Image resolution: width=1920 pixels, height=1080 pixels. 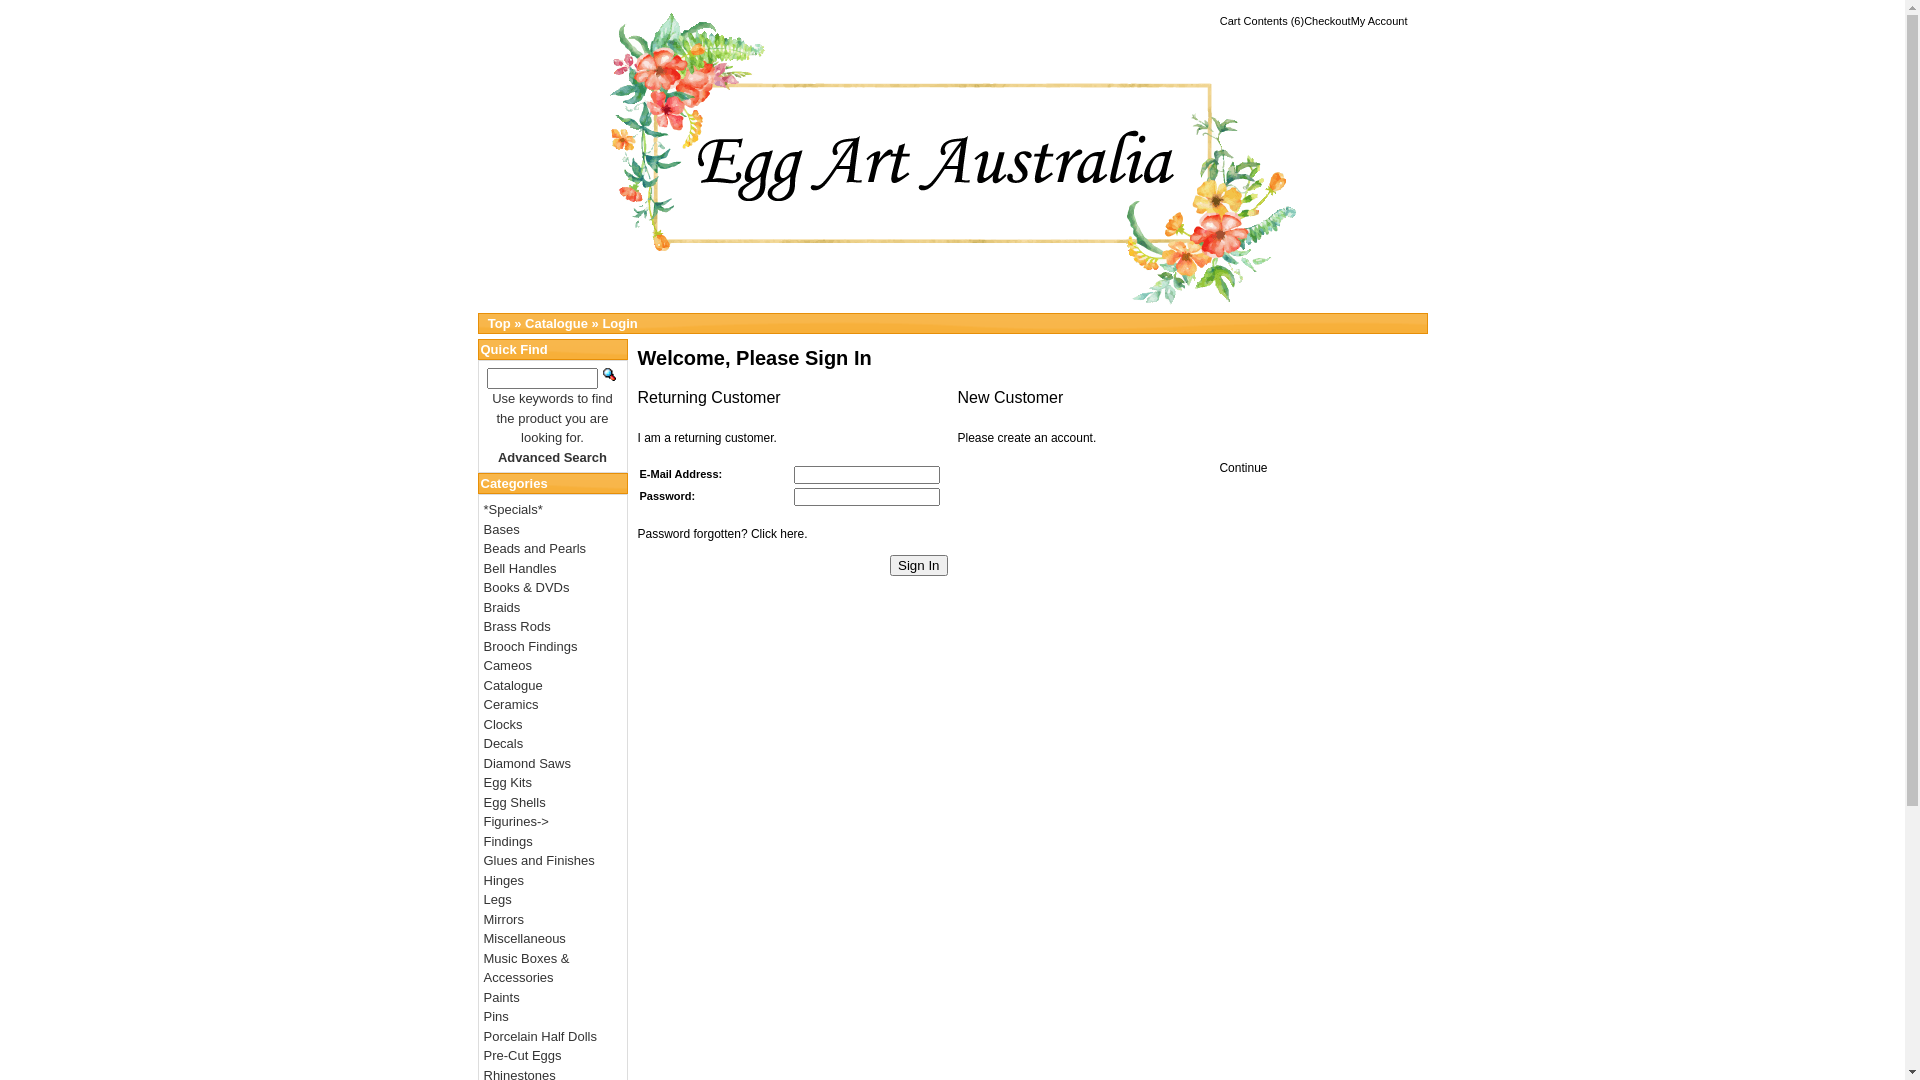 I want to click on 'Login', so click(x=618, y=322).